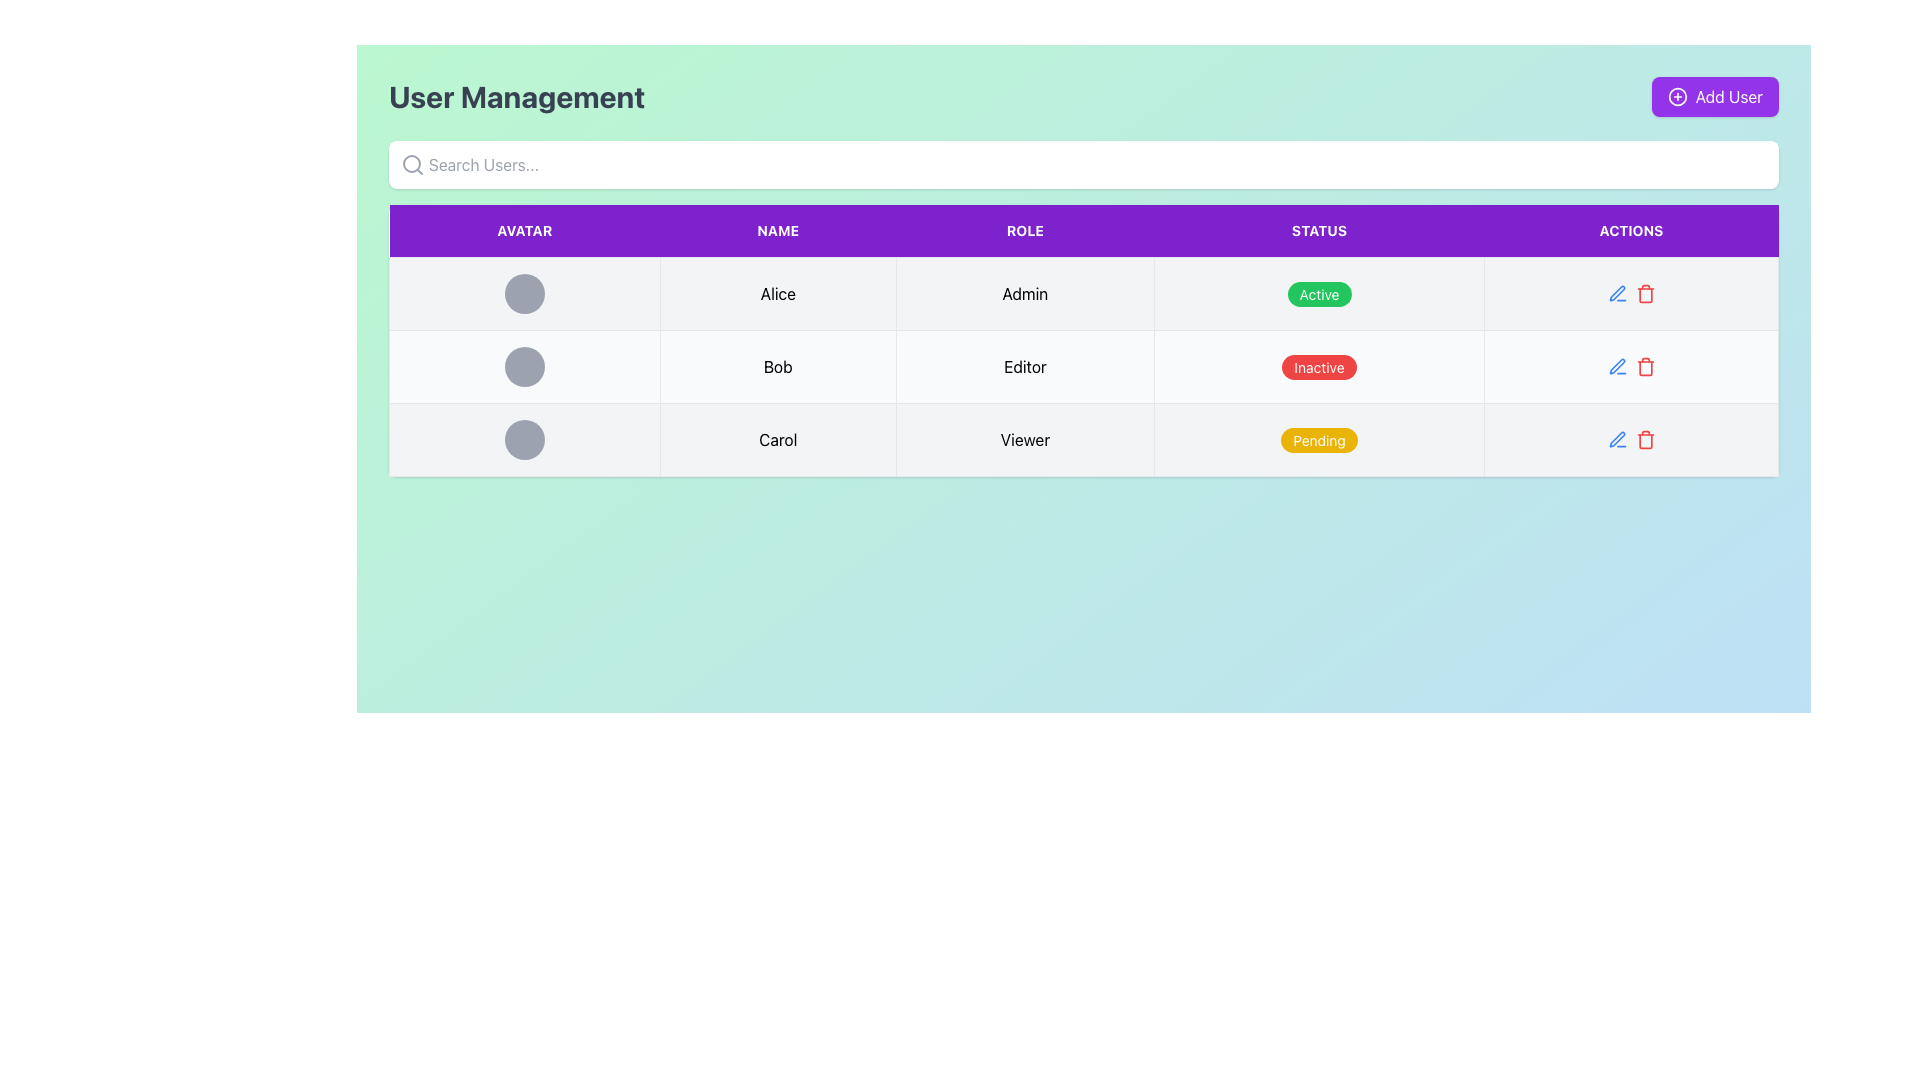 This screenshot has height=1080, width=1920. I want to click on the 'Editor' text label located in the second row and third column of the table, which is in close proximity to the cells containing 'Bob' and 'Inactive', so click(1025, 366).